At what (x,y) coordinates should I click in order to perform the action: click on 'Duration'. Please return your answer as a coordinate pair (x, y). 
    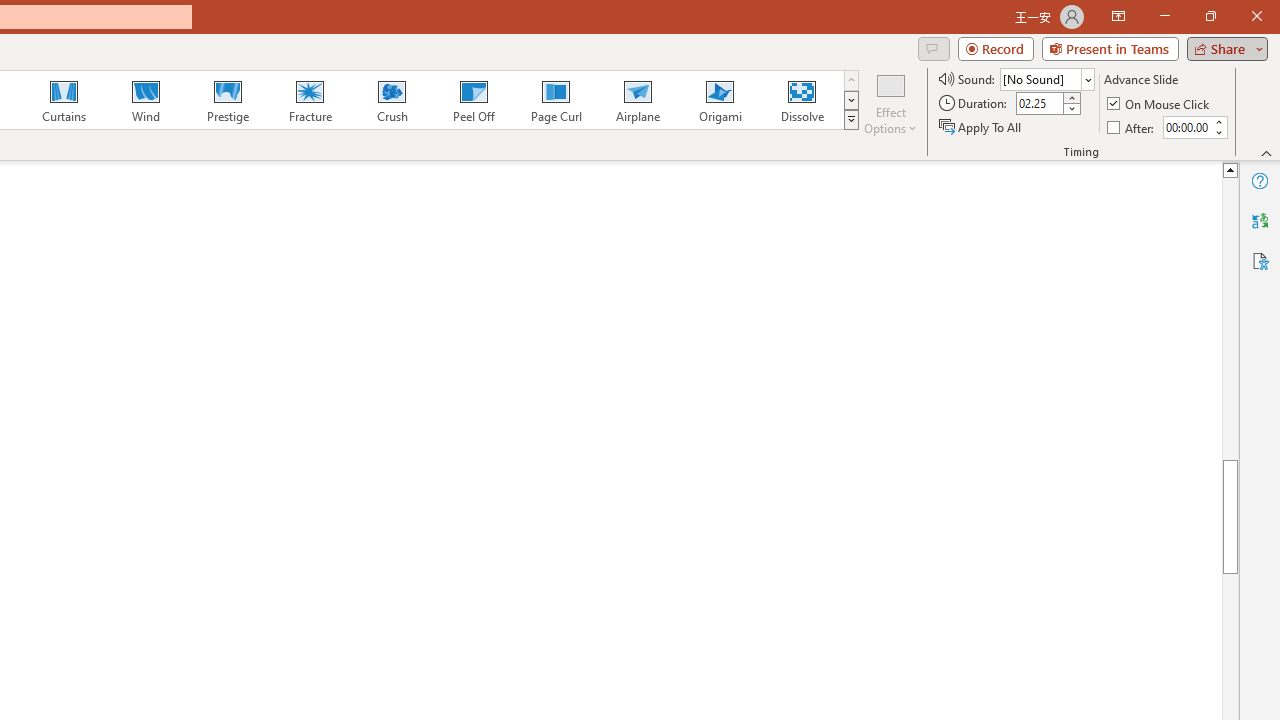
    Looking at the image, I should click on (1040, 103).